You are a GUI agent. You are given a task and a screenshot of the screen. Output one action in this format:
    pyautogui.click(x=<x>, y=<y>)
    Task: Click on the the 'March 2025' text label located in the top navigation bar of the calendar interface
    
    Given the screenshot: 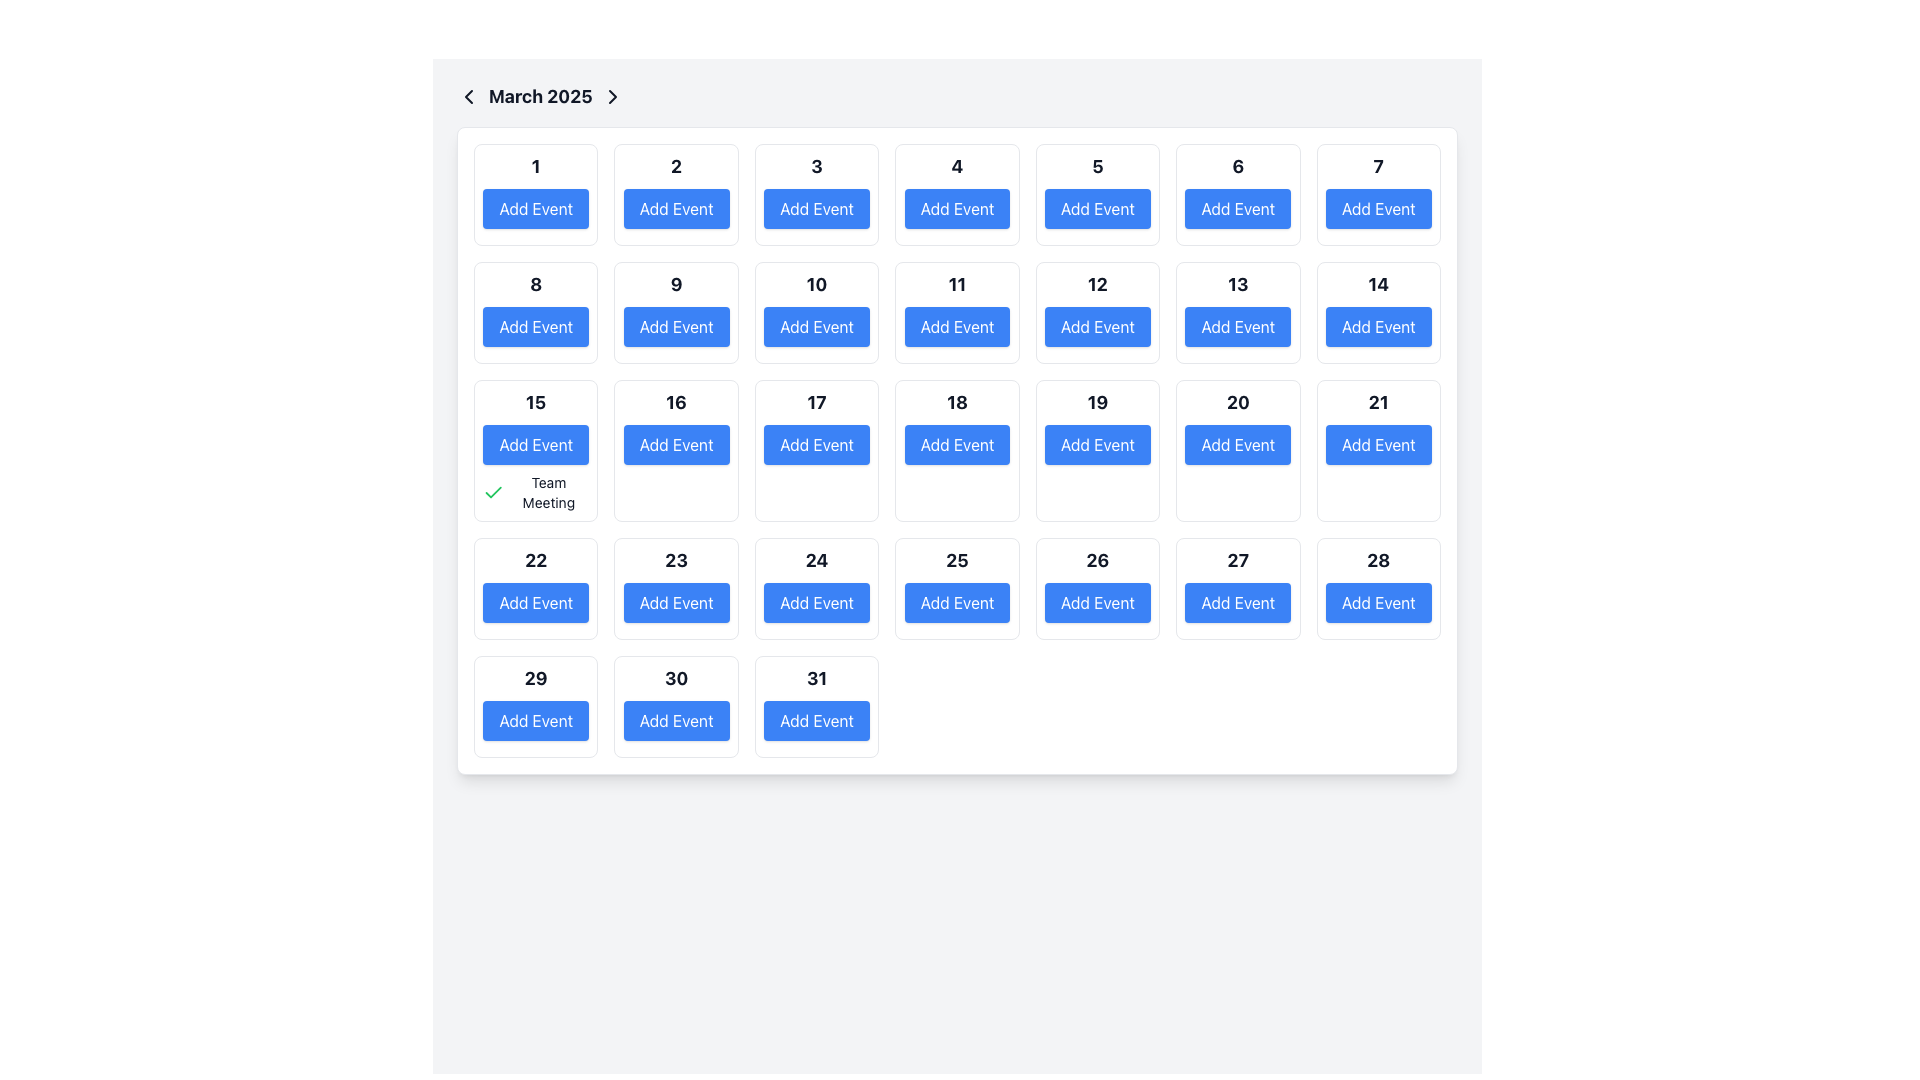 What is the action you would take?
    pyautogui.click(x=540, y=96)
    